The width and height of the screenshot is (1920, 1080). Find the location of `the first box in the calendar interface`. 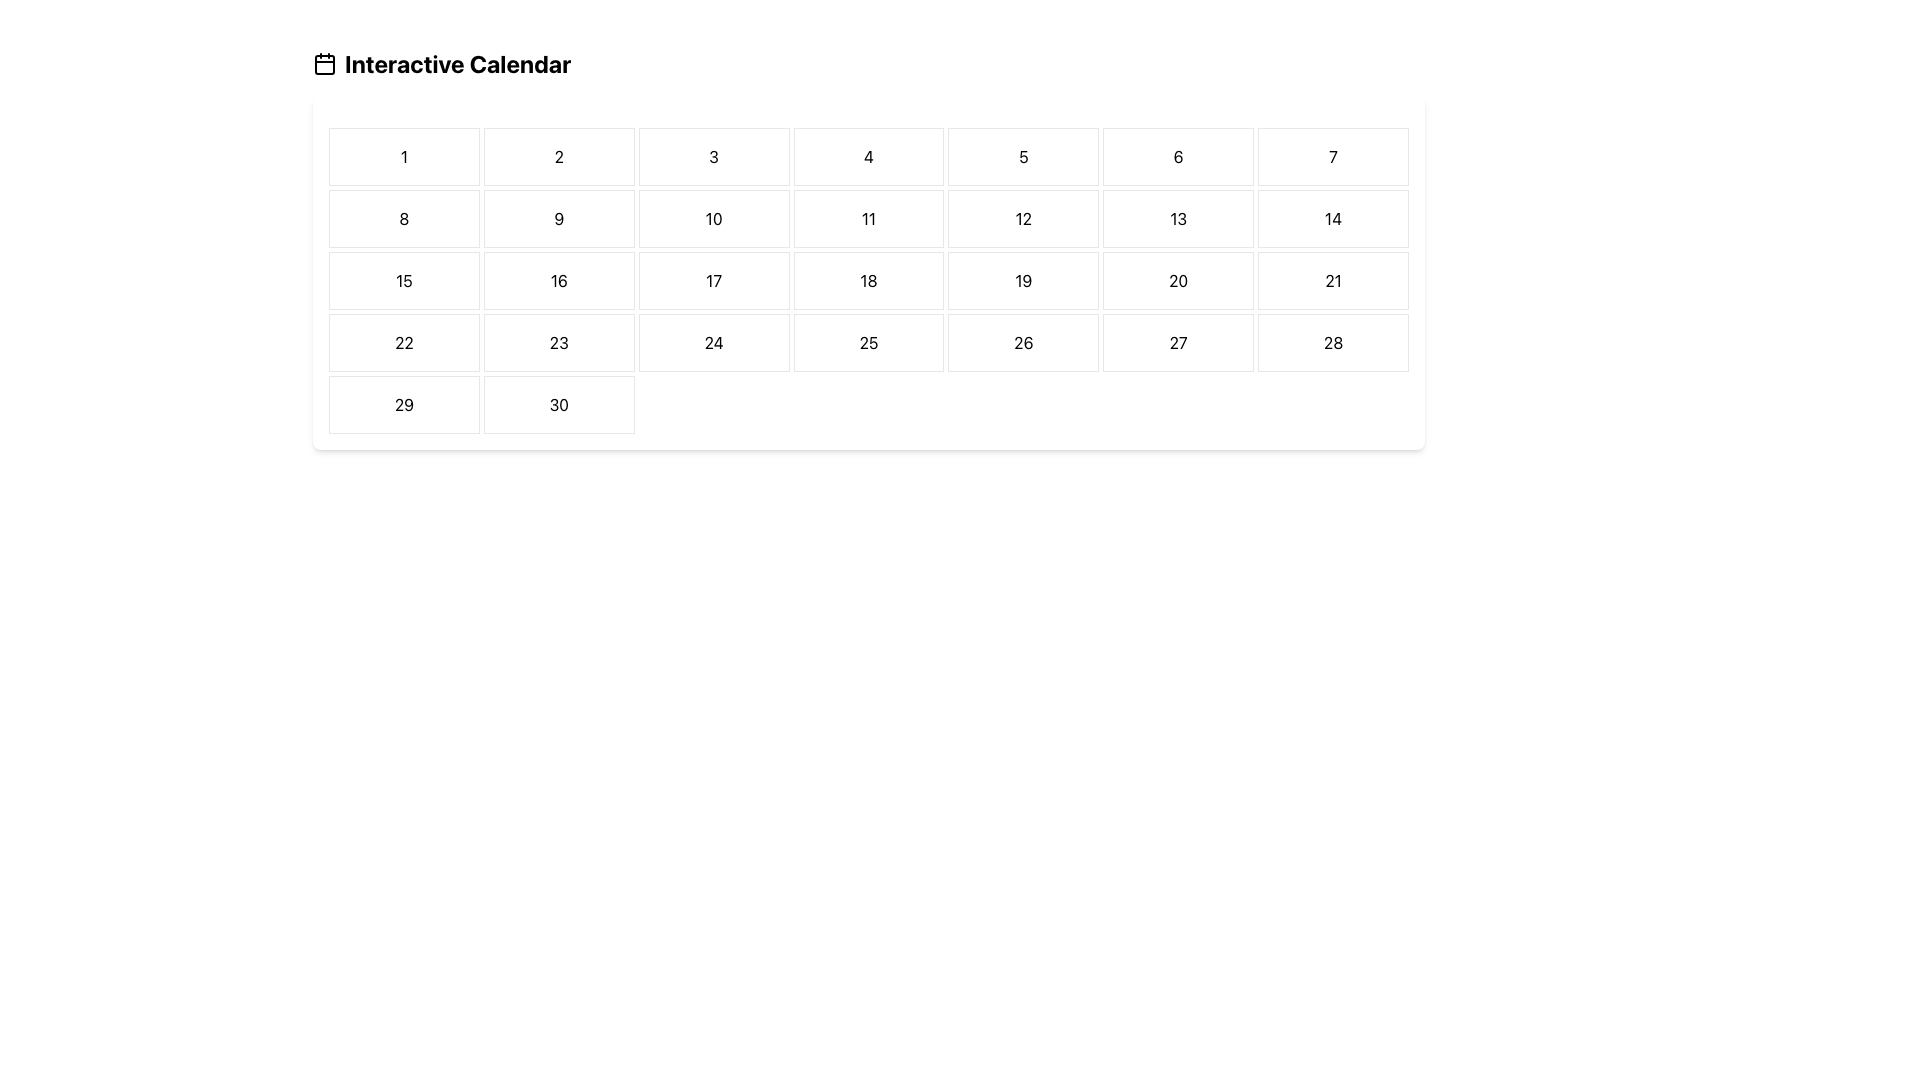

the first box in the calendar interface is located at coordinates (403, 156).